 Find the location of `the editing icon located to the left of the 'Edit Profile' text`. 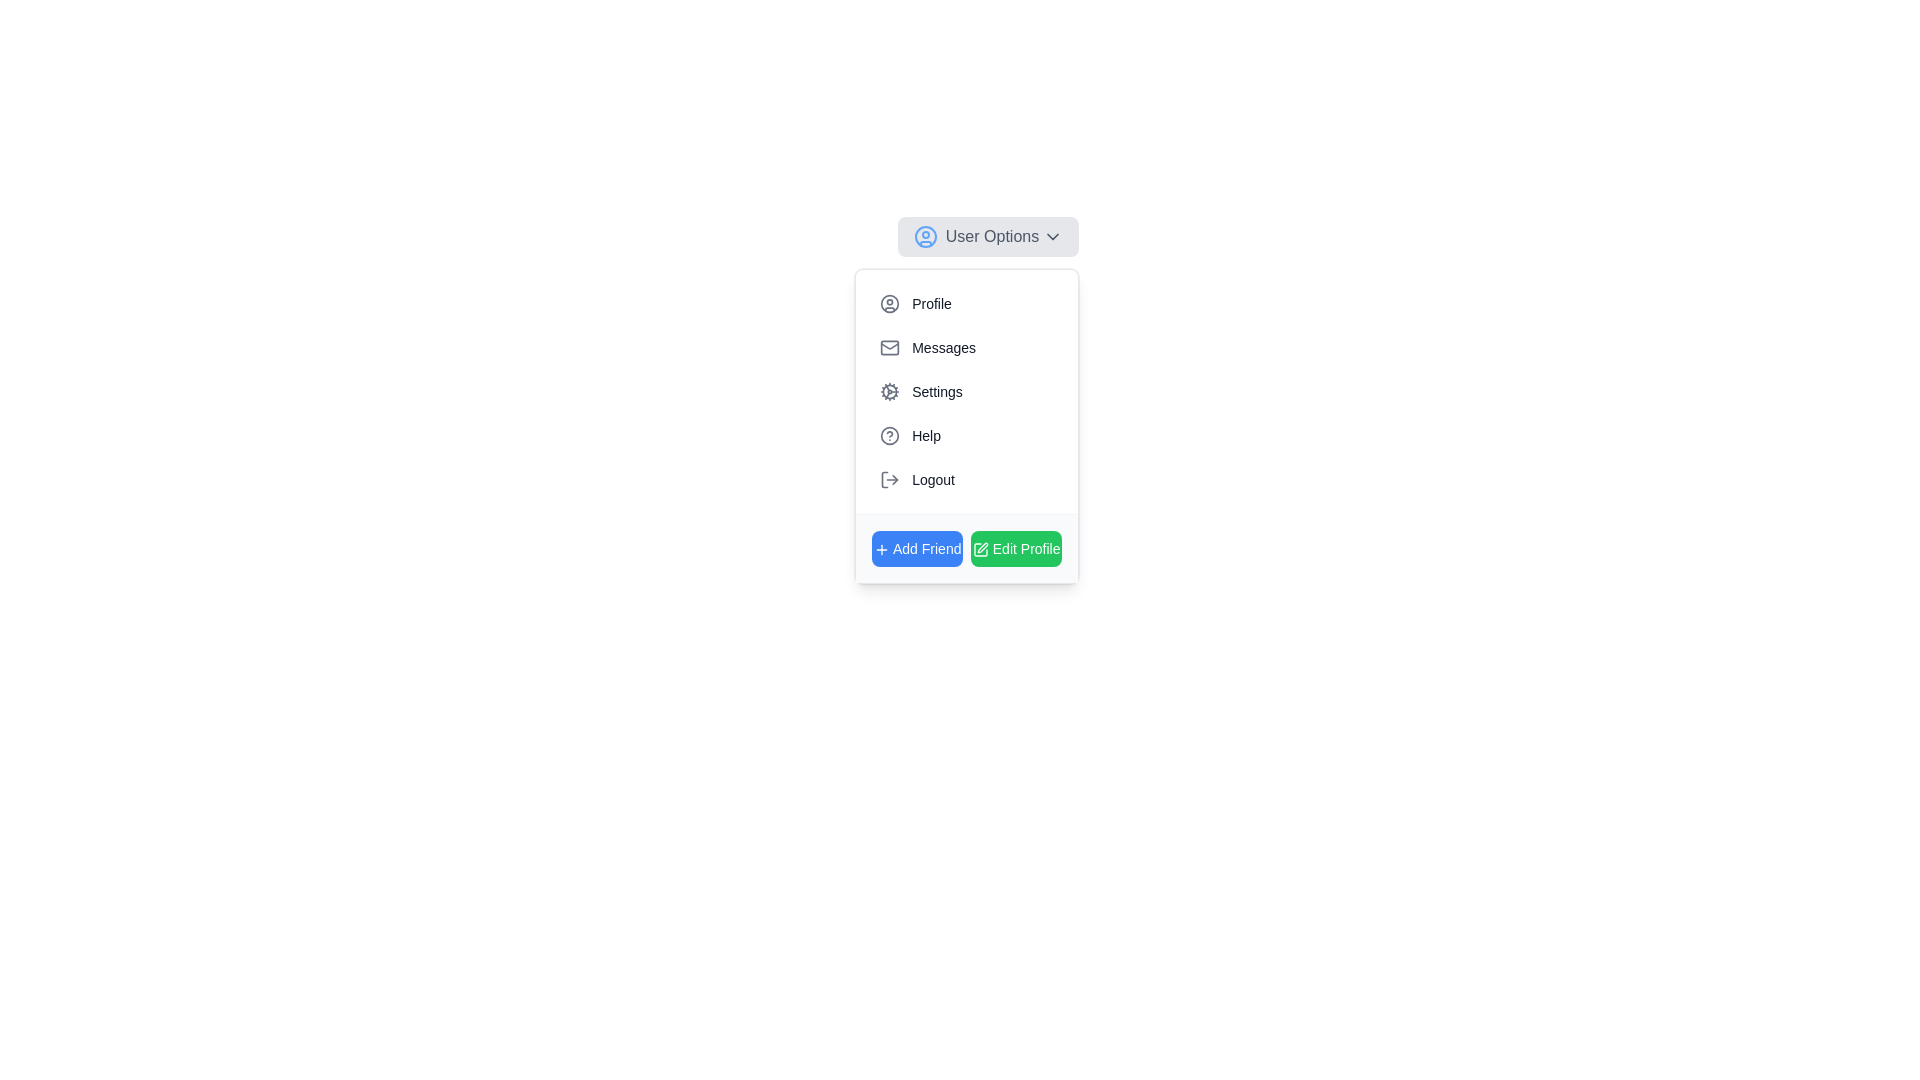

the editing icon located to the left of the 'Edit Profile' text is located at coordinates (980, 550).